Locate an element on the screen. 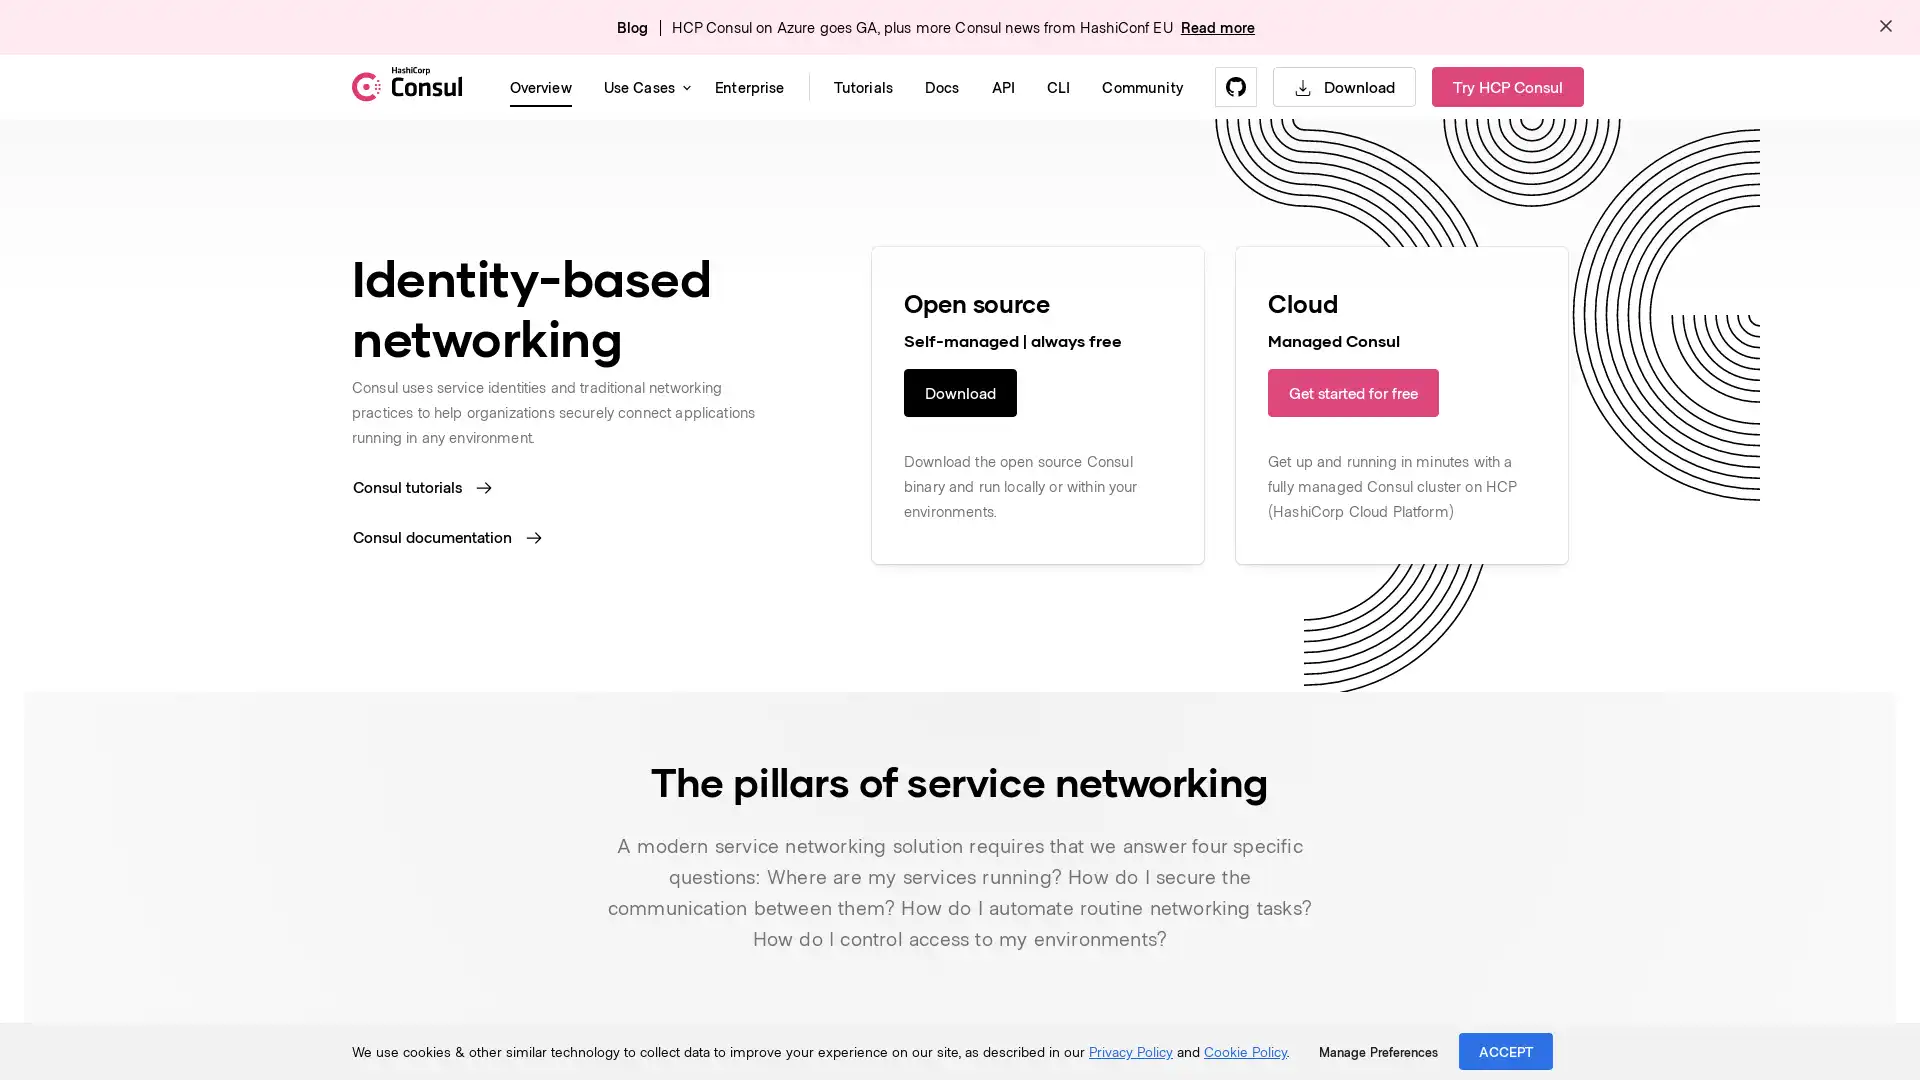 This screenshot has height=1080, width=1920. Manage Preferences is located at coordinates (1377, 1051).